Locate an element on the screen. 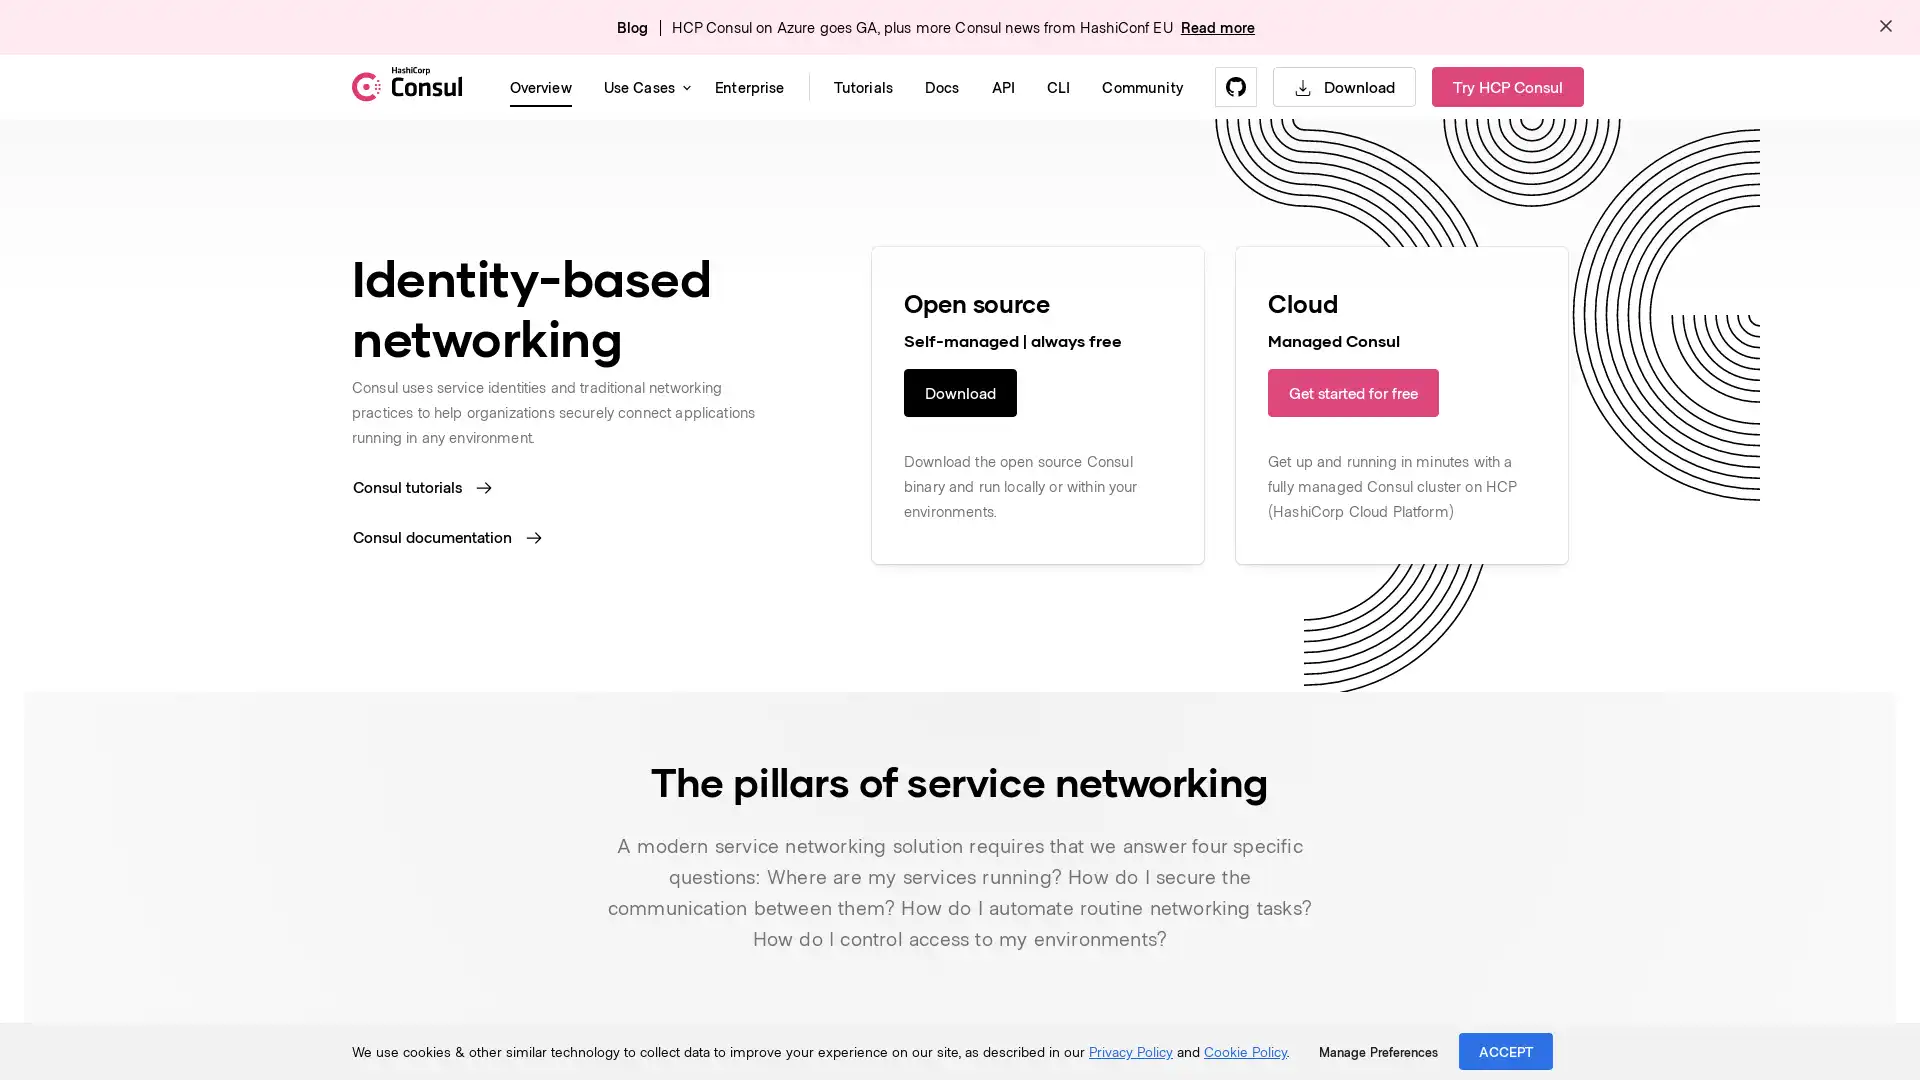 This screenshot has height=1080, width=1920. Manage Preferences is located at coordinates (1377, 1051).